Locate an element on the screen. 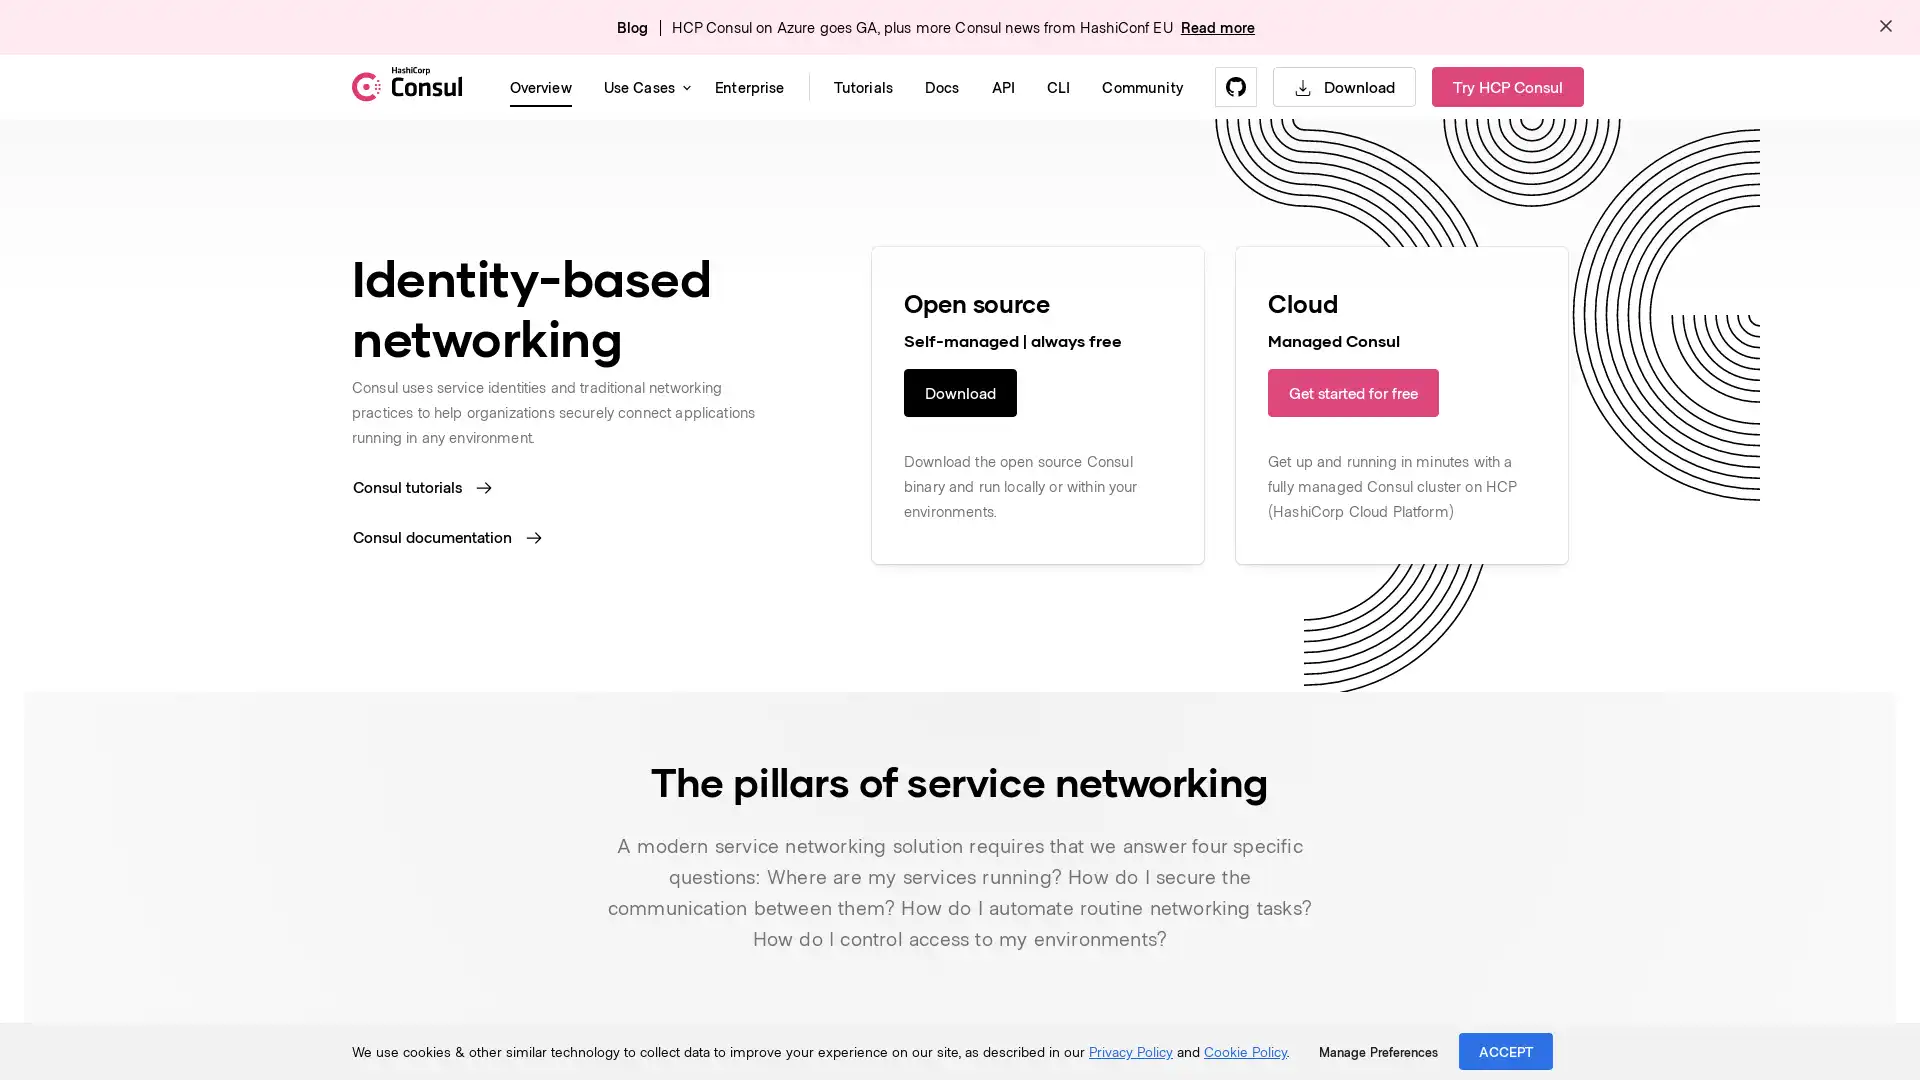 This screenshot has height=1080, width=1920. Manage Preferences is located at coordinates (1377, 1051).